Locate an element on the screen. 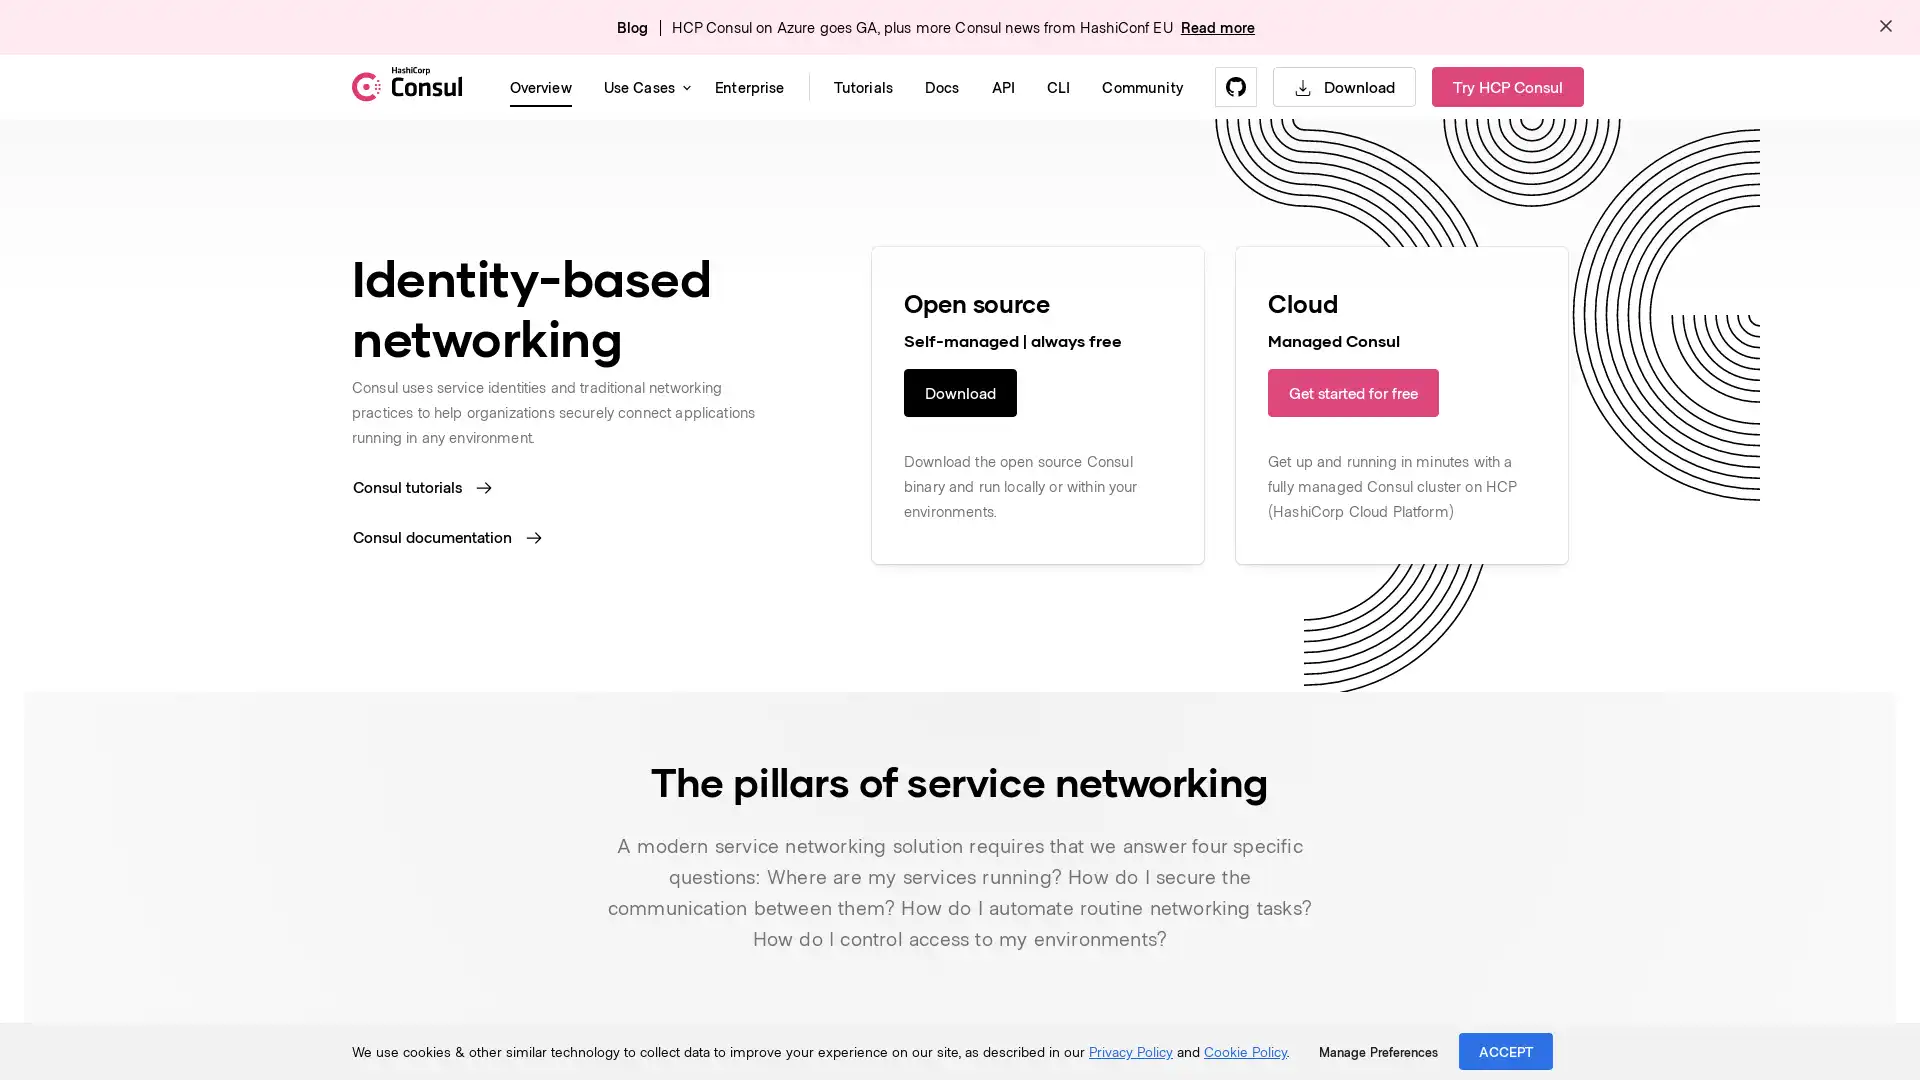 This screenshot has height=1080, width=1920. Manage Preferences is located at coordinates (1377, 1051).